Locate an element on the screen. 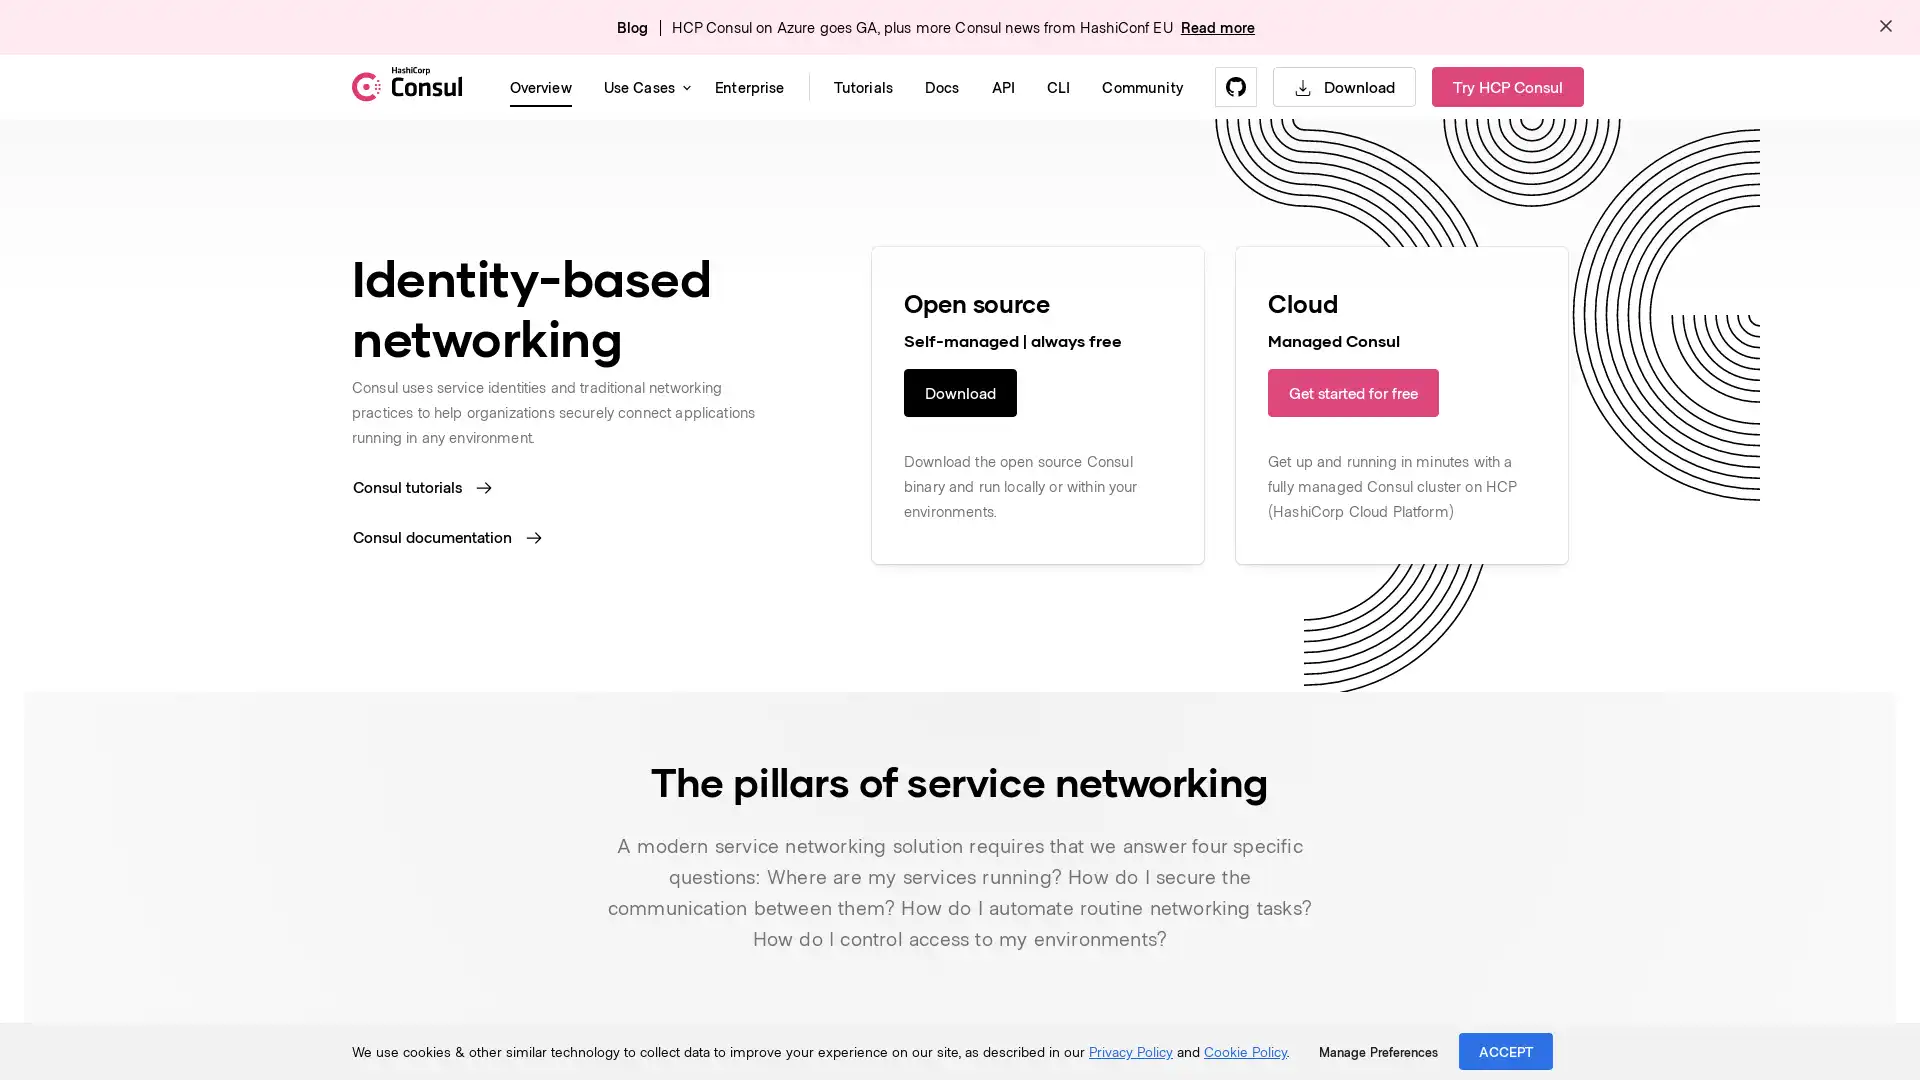 This screenshot has height=1080, width=1920. Manage Preferences is located at coordinates (1377, 1051).